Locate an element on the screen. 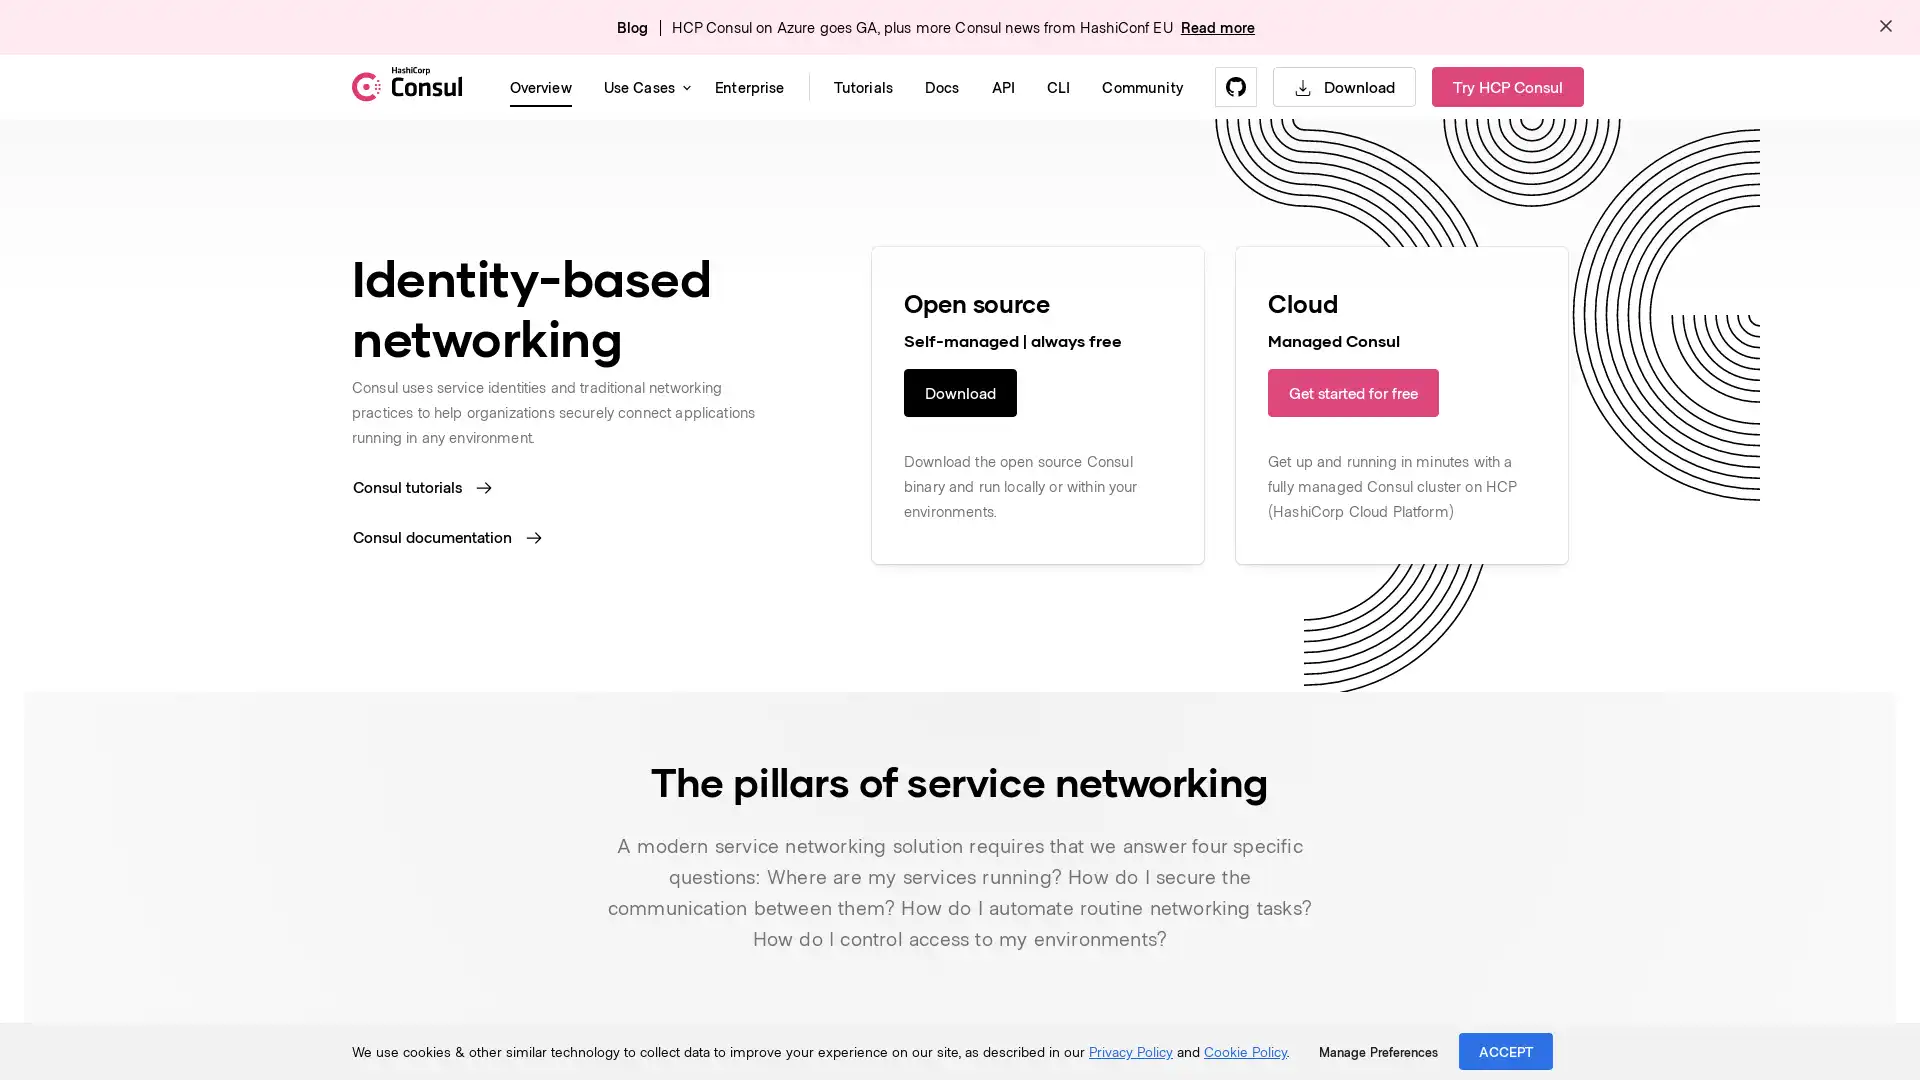 This screenshot has height=1080, width=1920. Manage Preferences is located at coordinates (1377, 1051).